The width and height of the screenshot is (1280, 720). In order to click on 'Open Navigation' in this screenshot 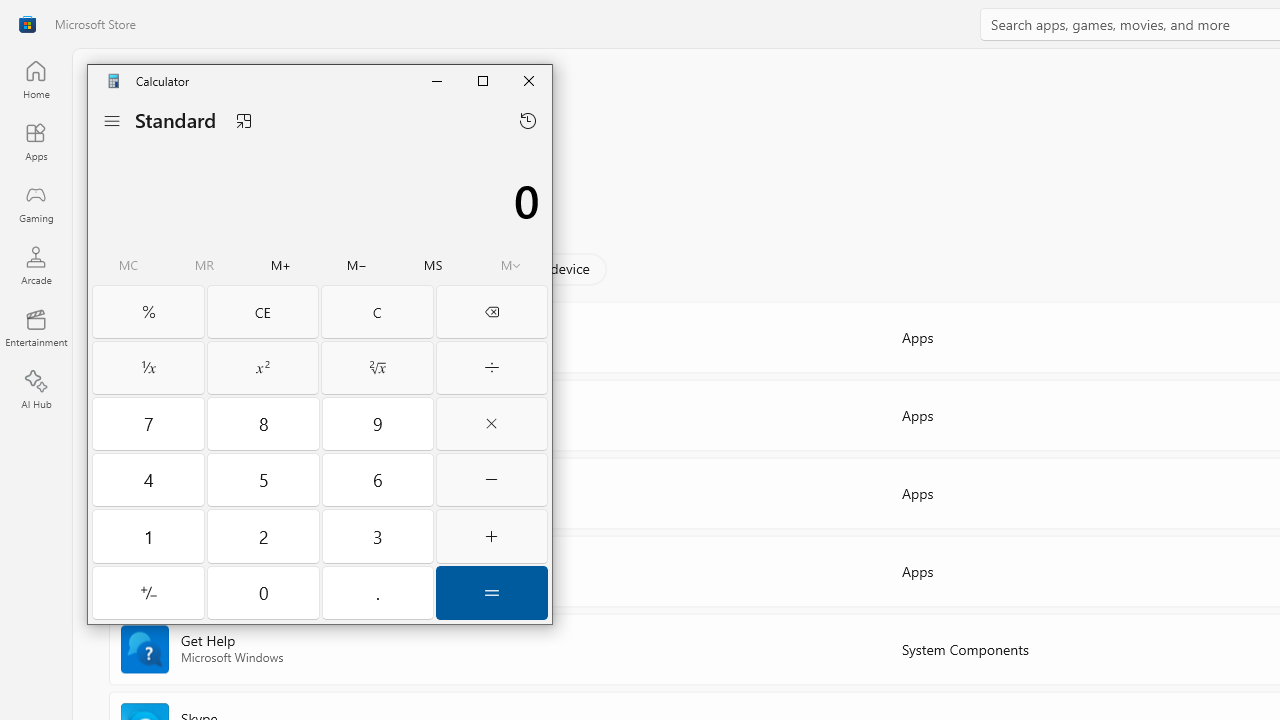, I will do `click(111, 120)`.